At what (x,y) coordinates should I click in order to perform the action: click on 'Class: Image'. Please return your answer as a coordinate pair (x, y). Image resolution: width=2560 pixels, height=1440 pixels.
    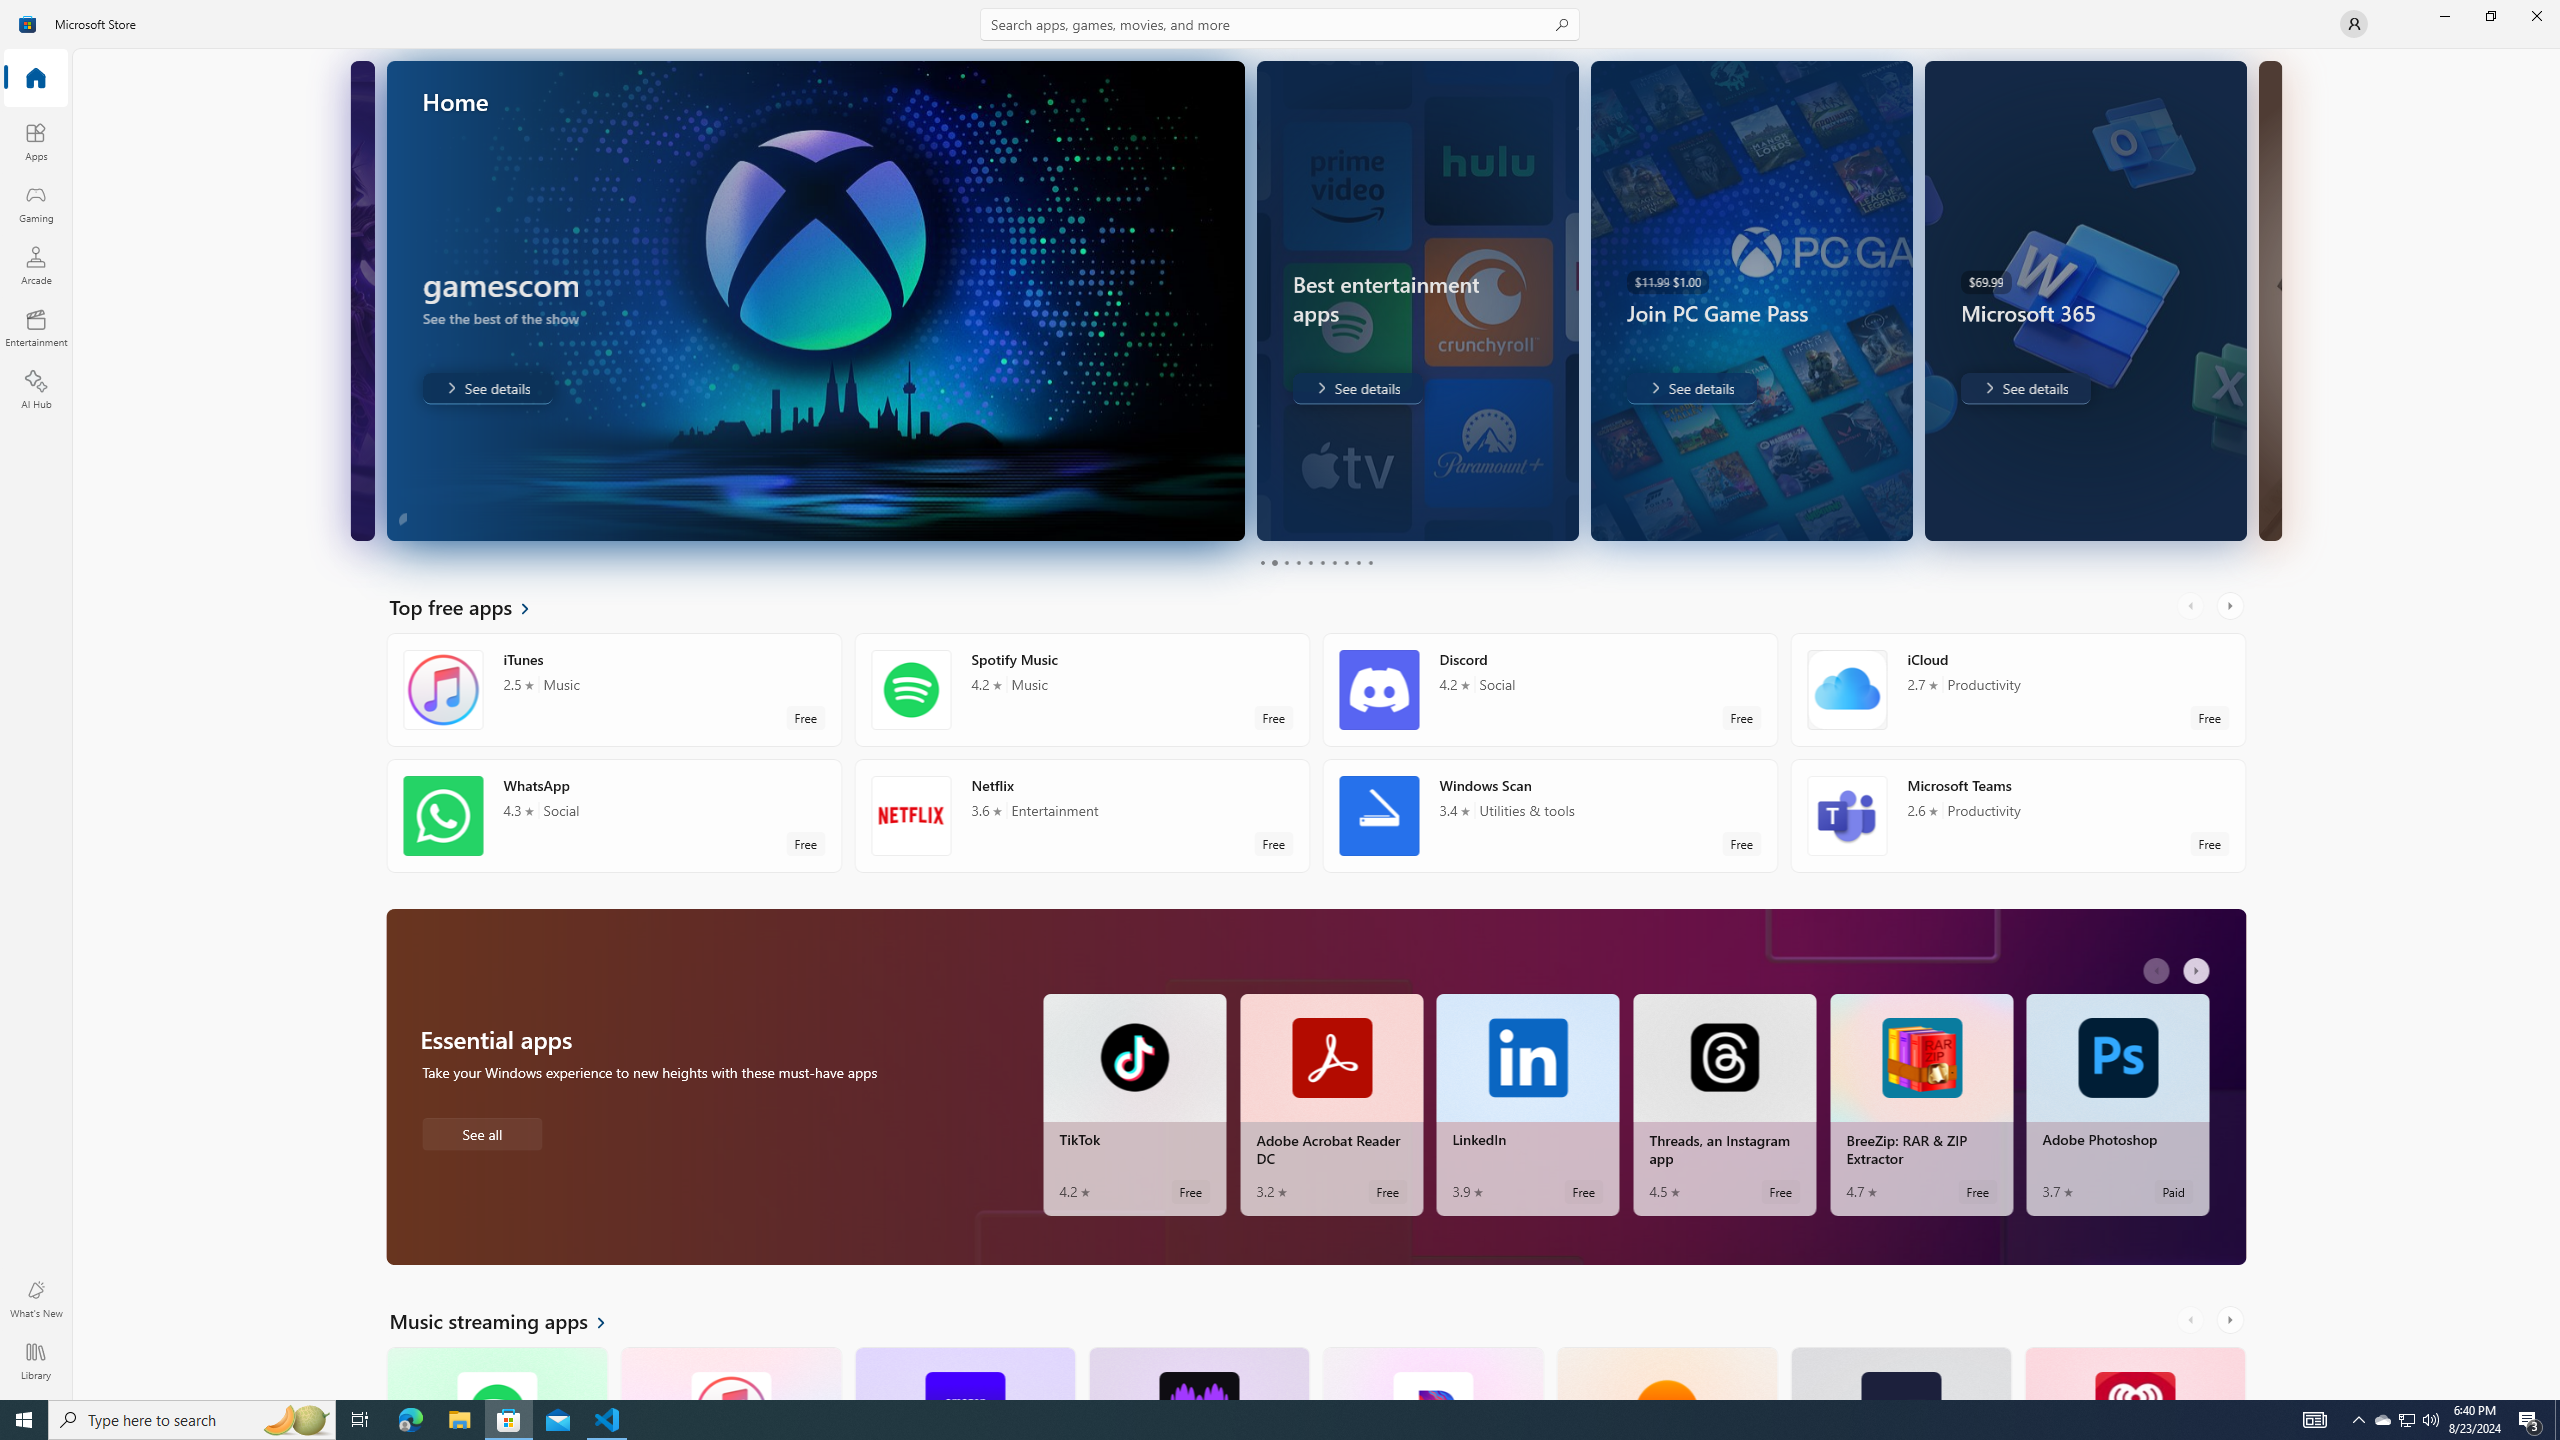
    Looking at the image, I should click on (28, 22).